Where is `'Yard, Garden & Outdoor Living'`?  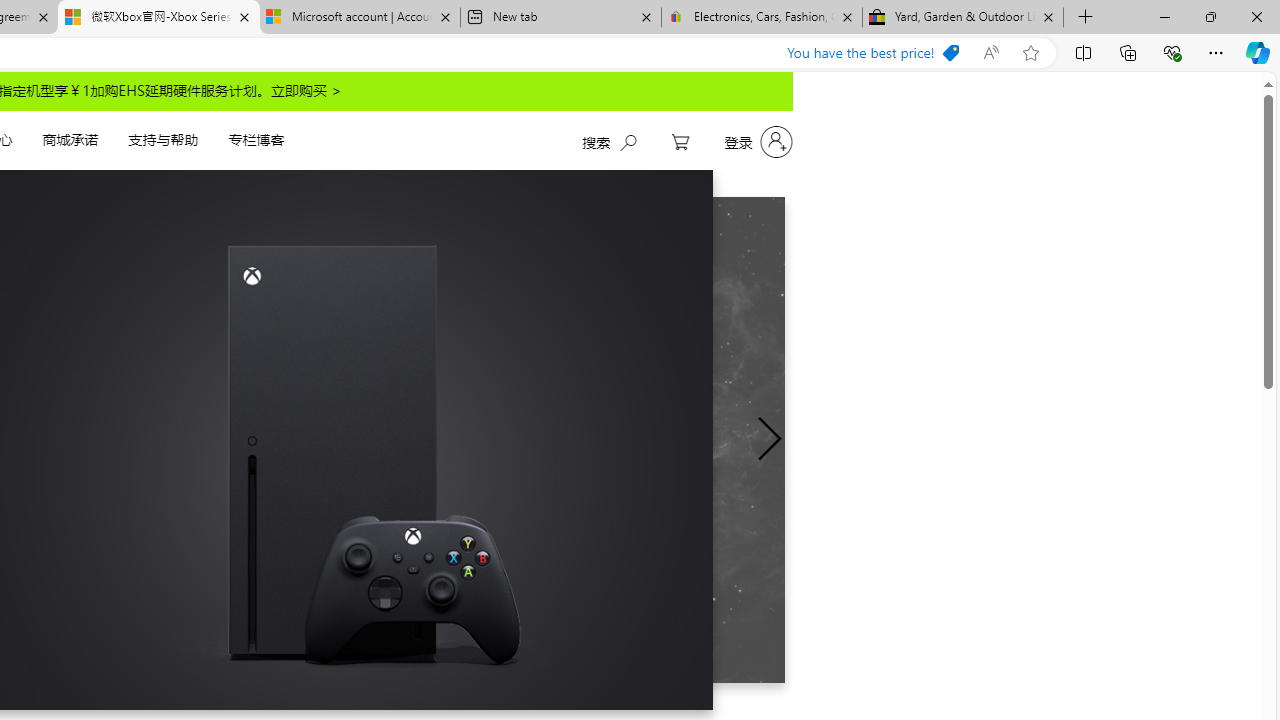 'Yard, Garden & Outdoor Living' is located at coordinates (963, 17).